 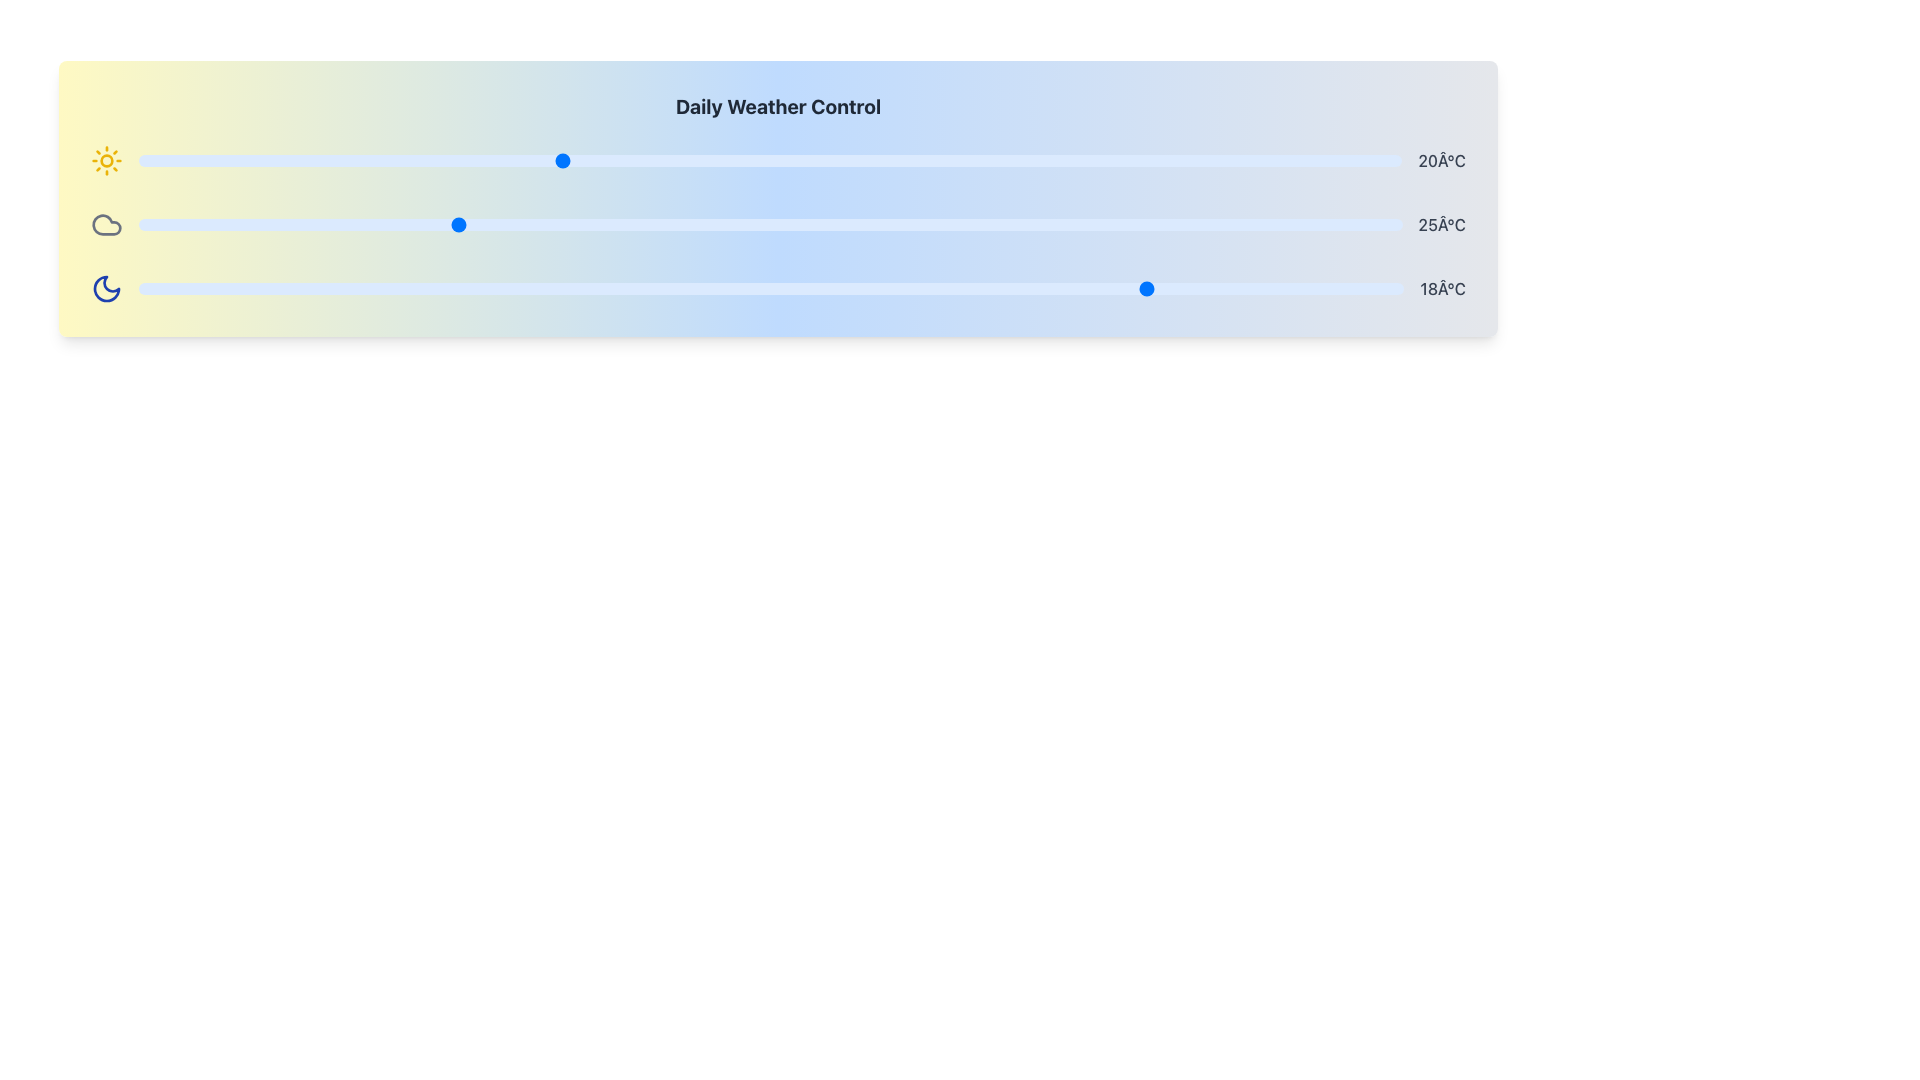 What do you see at coordinates (560, 160) in the screenshot?
I see `the morning temperature` at bounding box center [560, 160].